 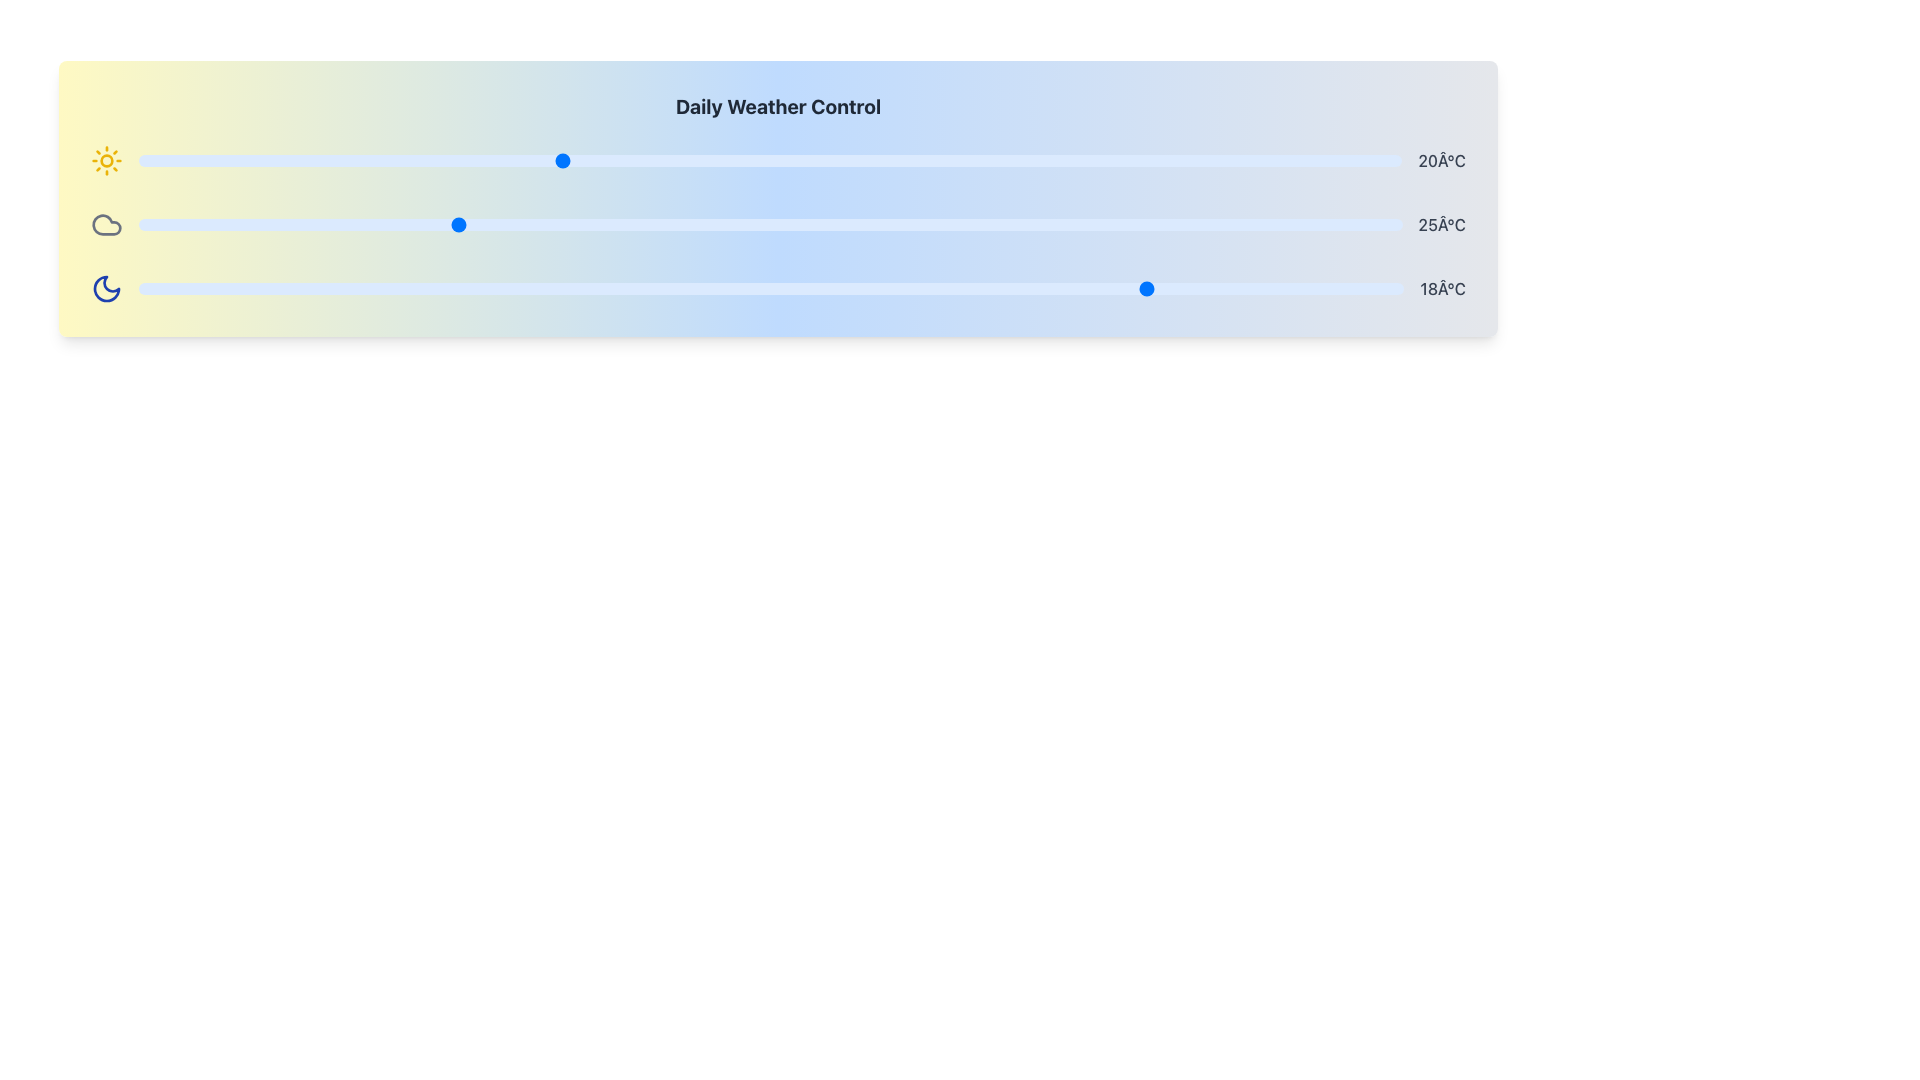 What do you see at coordinates (560, 160) in the screenshot?
I see `the morning temperature` at bounding box center [560, 160].